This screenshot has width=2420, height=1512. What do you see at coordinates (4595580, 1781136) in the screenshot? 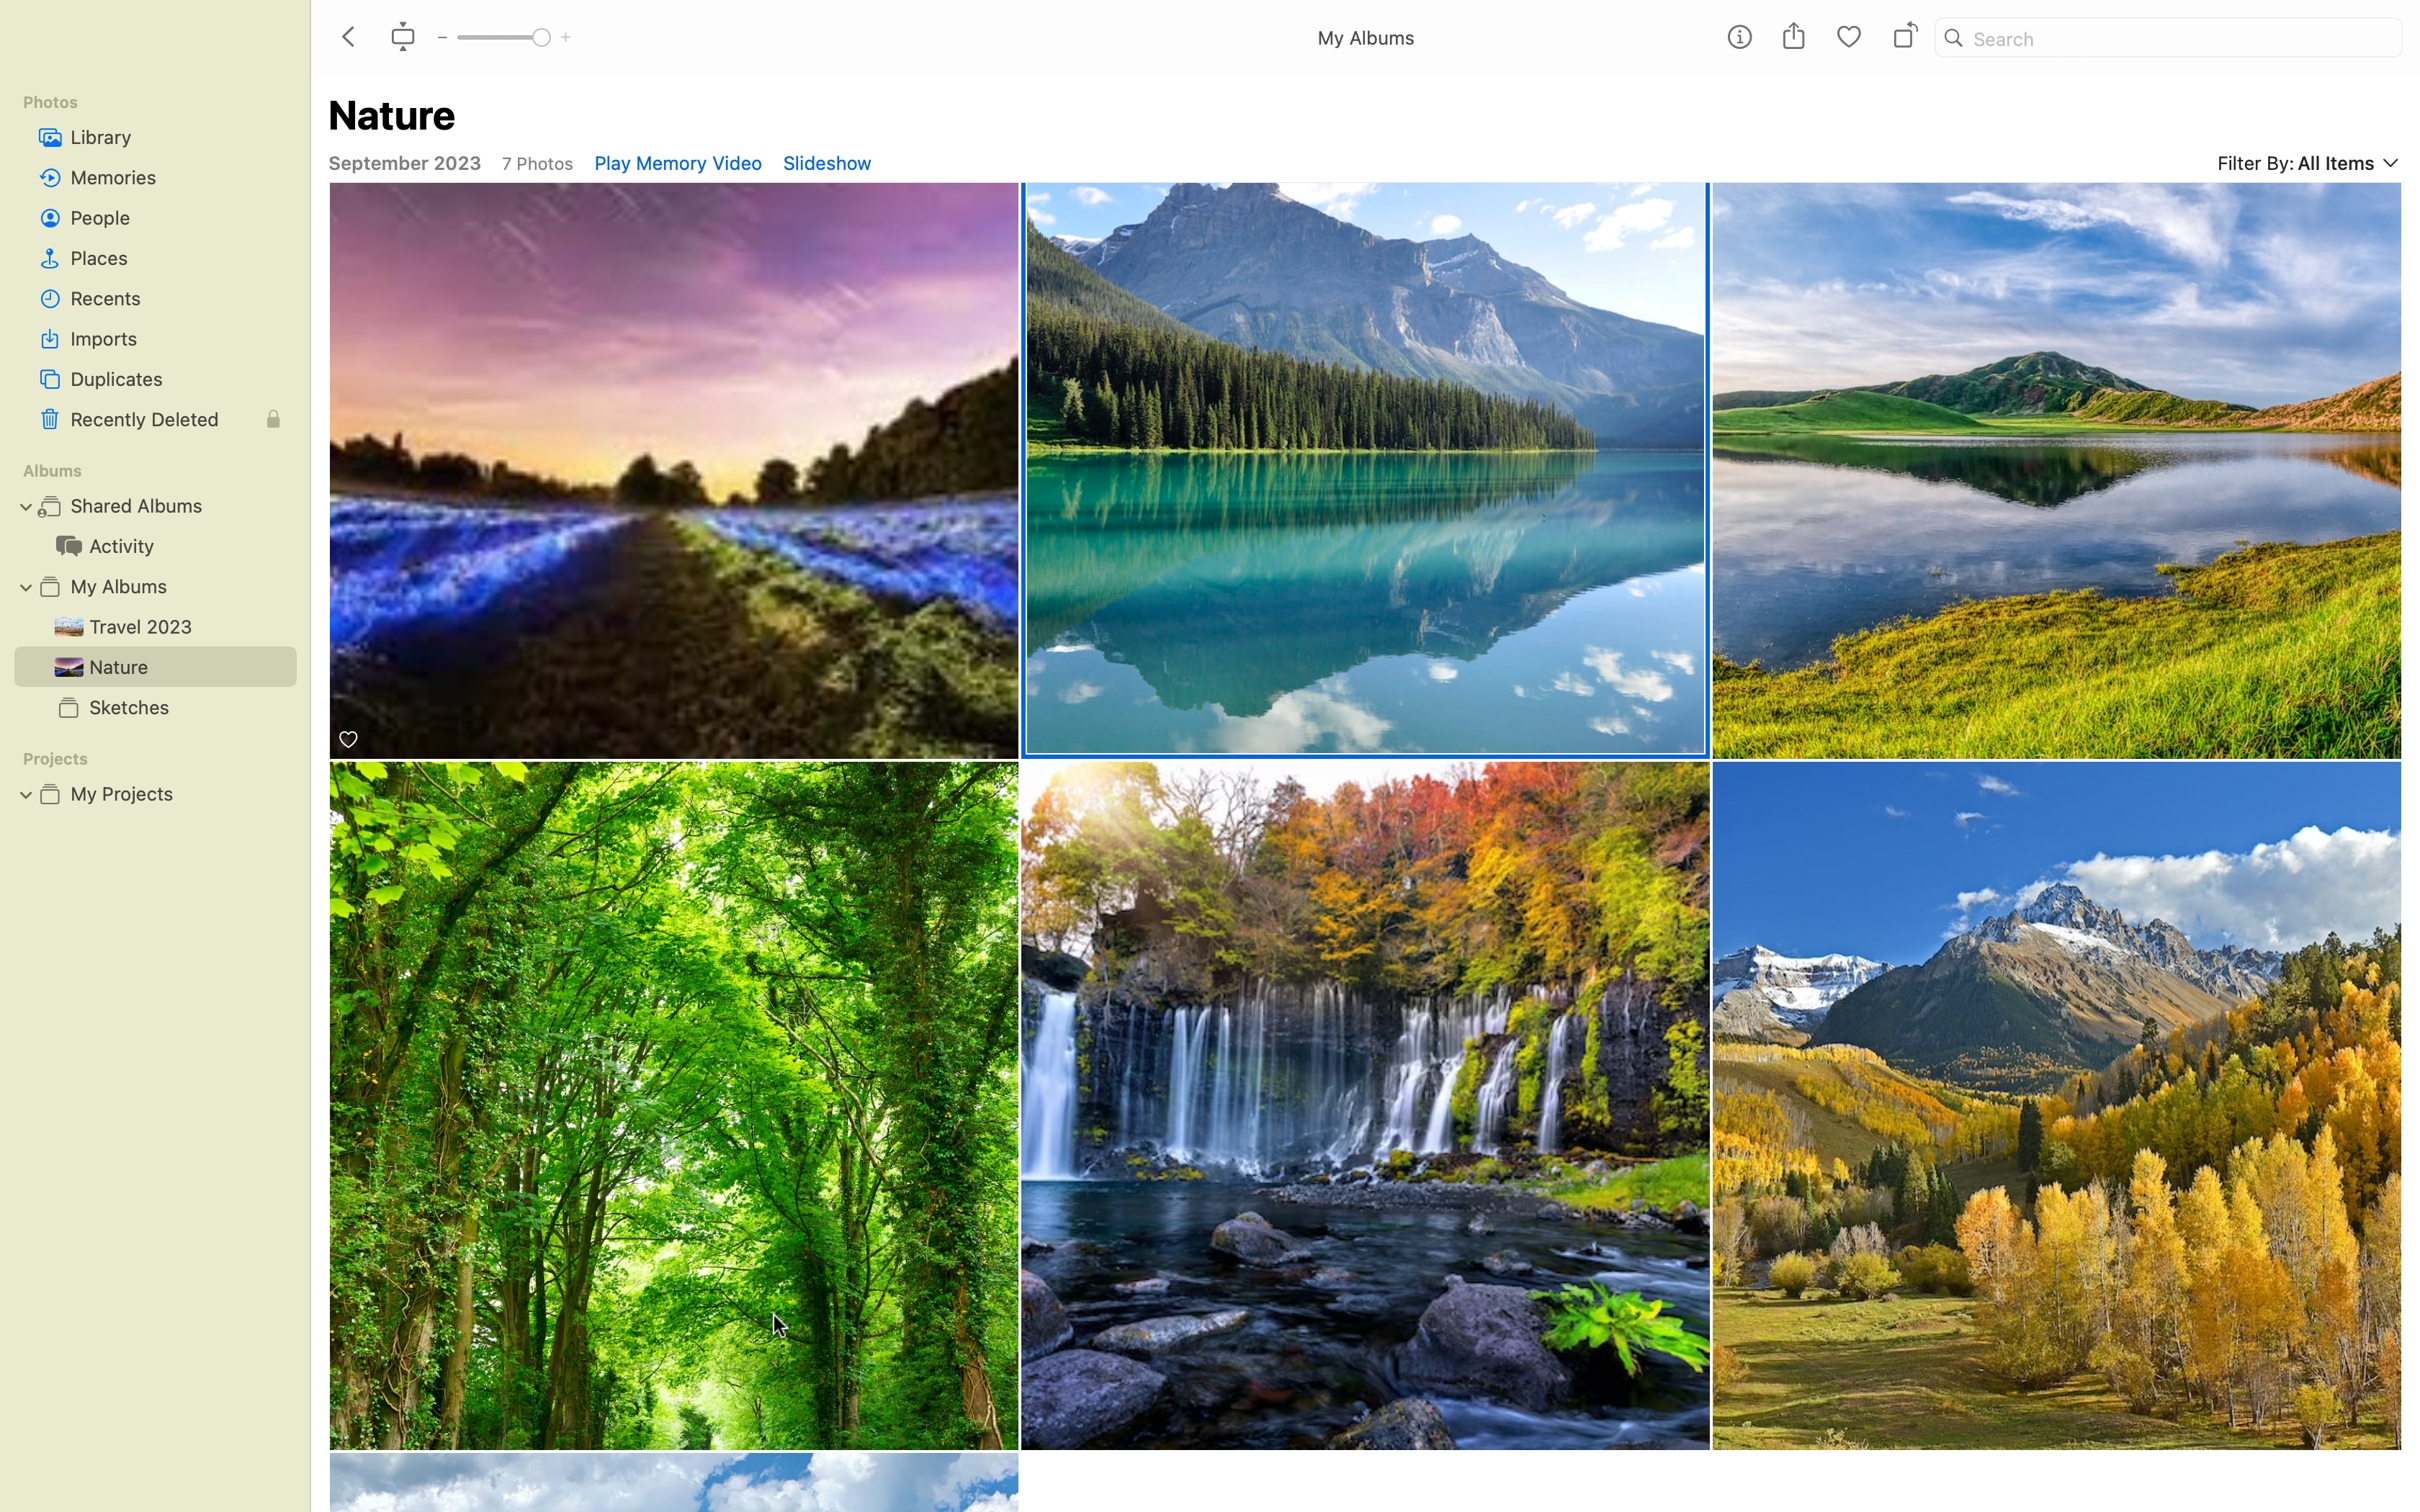
I see `Go to the start of the webpage` at bounding box center [4595580, 1781136].